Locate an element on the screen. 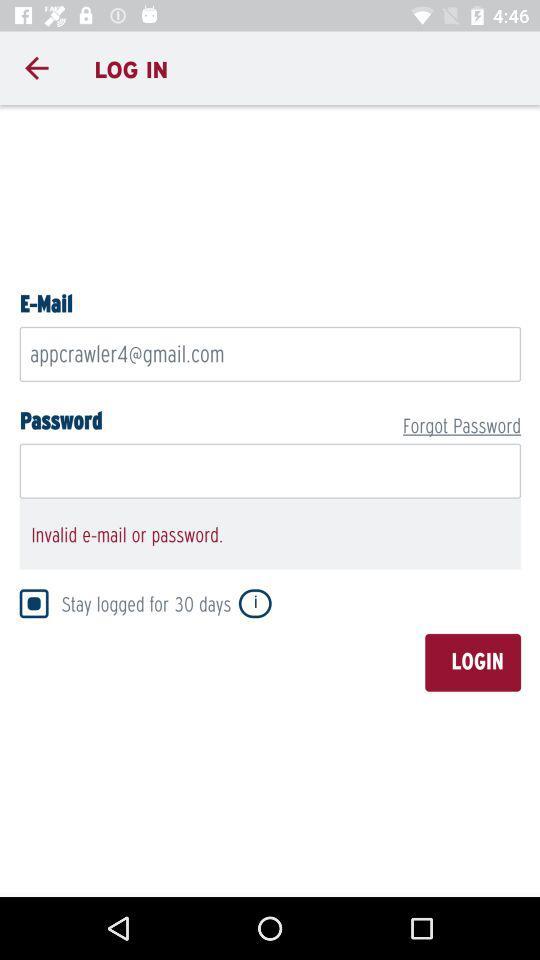 Image resolution: width=540 pixels, height=960 pixels. whole login page is located at coordinates (270, 497).